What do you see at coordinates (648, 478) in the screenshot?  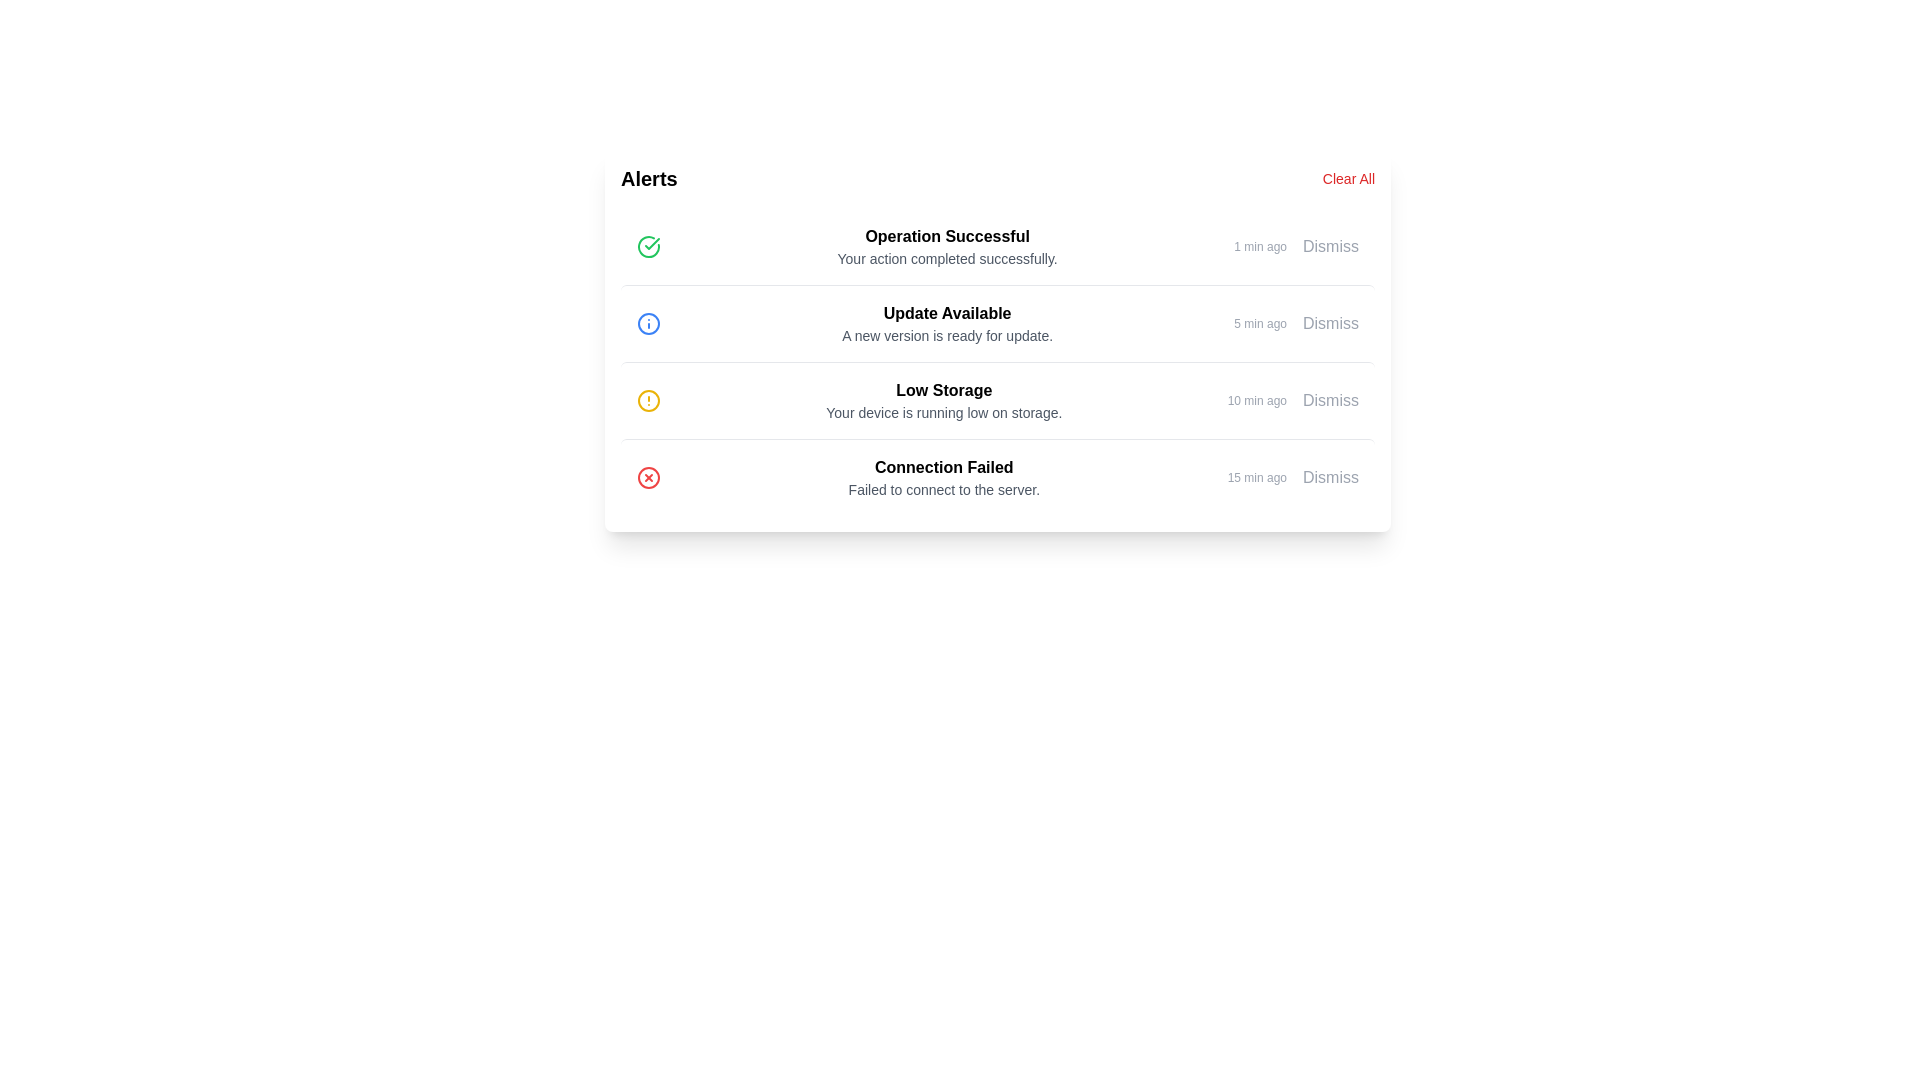 I see `the critical error icon indicating 'Connection Failed', located to the left of the 'Connection Failed' text in the notifications list` at bounding box center [648, 478].